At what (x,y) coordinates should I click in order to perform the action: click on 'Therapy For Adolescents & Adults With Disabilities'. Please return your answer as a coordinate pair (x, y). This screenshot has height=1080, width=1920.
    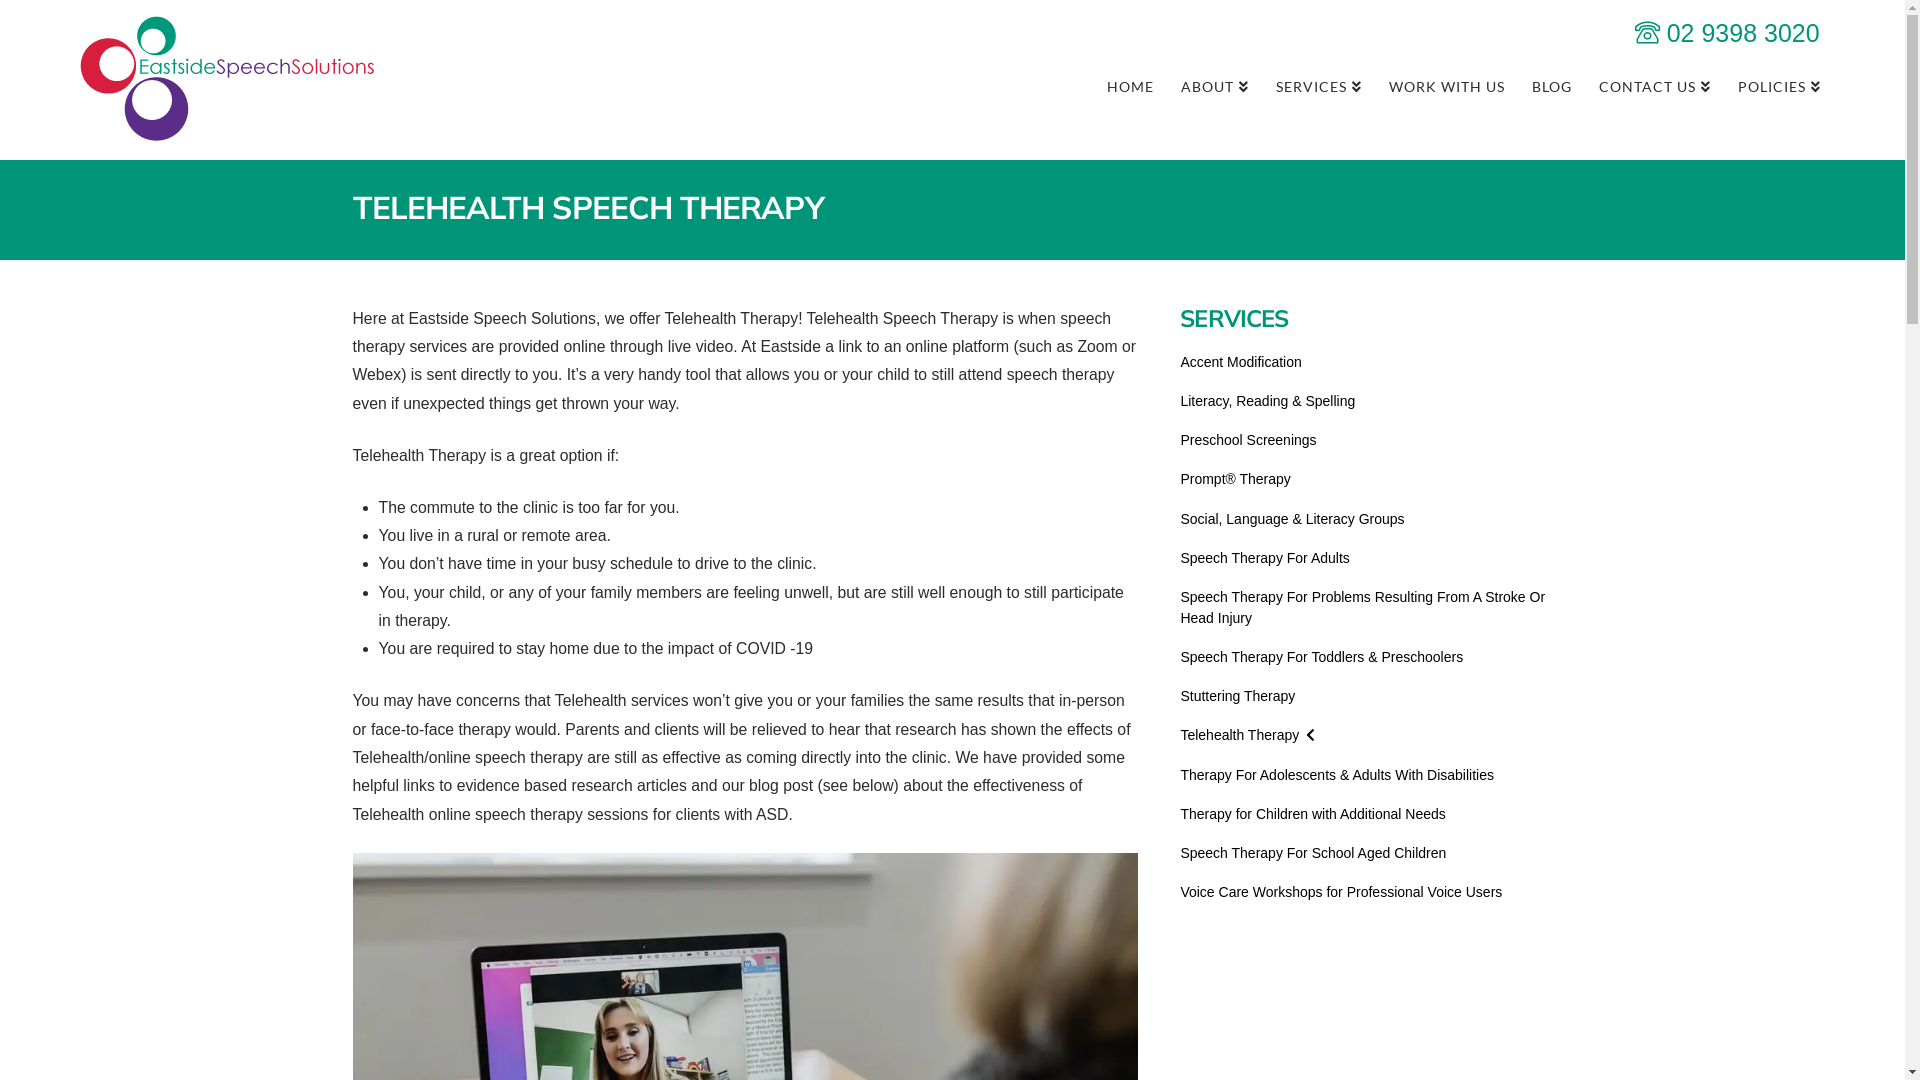
    Looking at the image, I should click on (1337, 774).